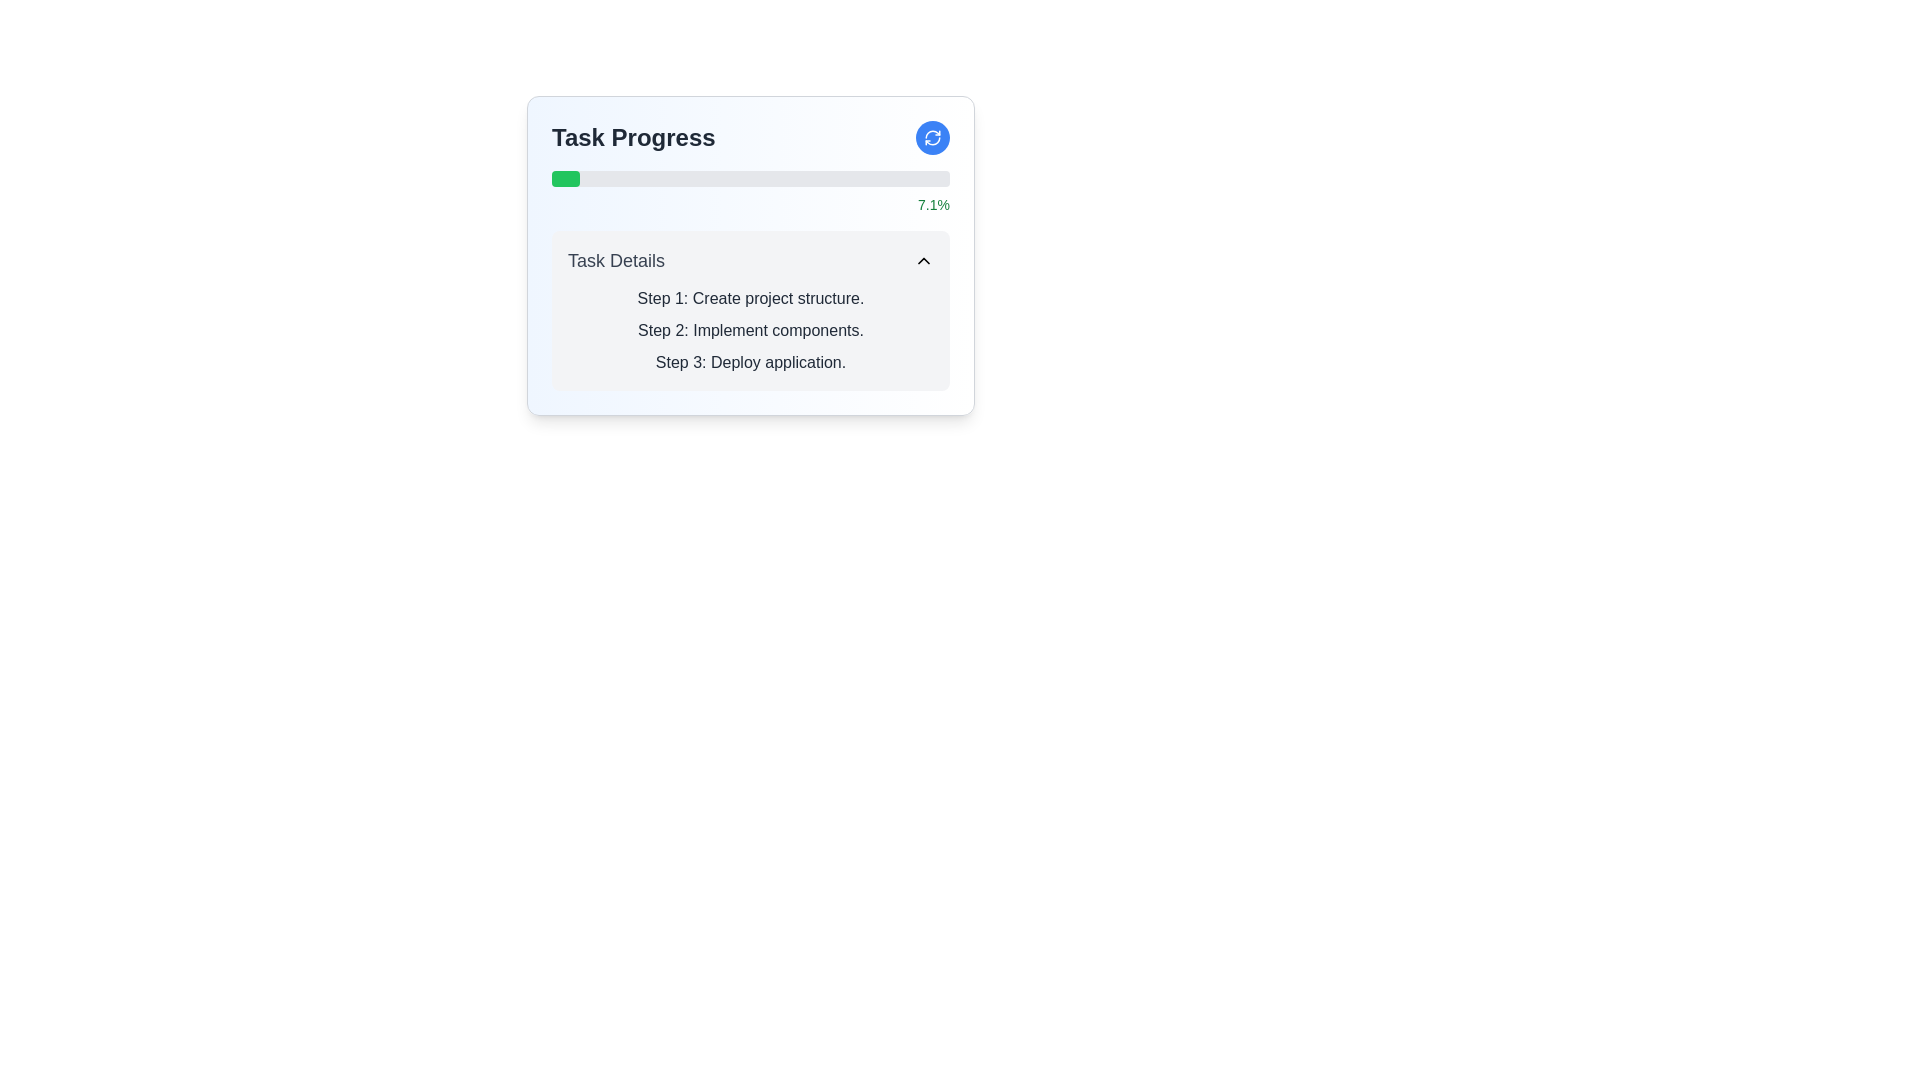 This screenshot has width=1920, height=1080. What do you see at coordinates (749, 330) in the screenshot?
I see `text indicating the second step in the 'Task Details' section, positioned between 'Step 1: Create project structure.' and 'Step 3: Deploy application.'` at bounding box center [749, 330].